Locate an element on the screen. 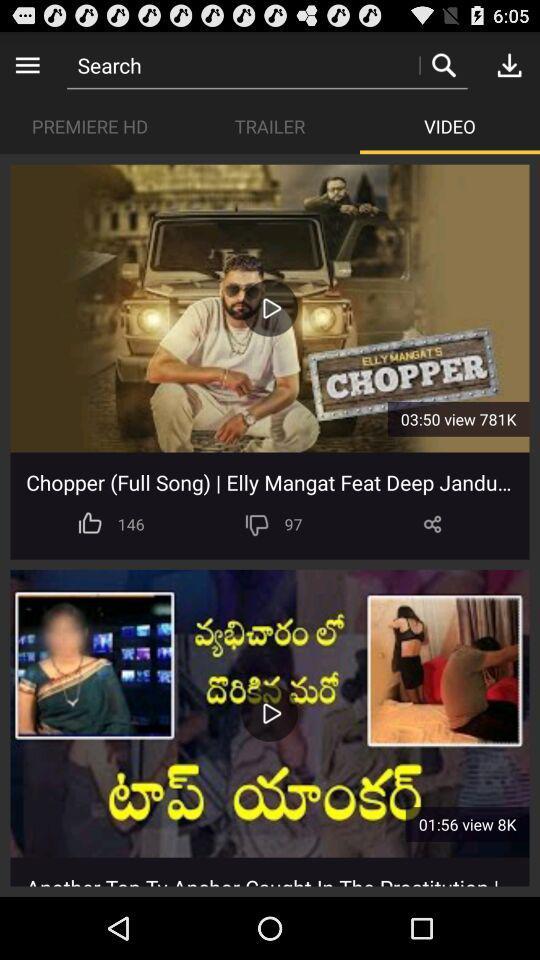 The width and height of the screenshot is (540, 960). item below search icon is located at coordinates (449, 125).